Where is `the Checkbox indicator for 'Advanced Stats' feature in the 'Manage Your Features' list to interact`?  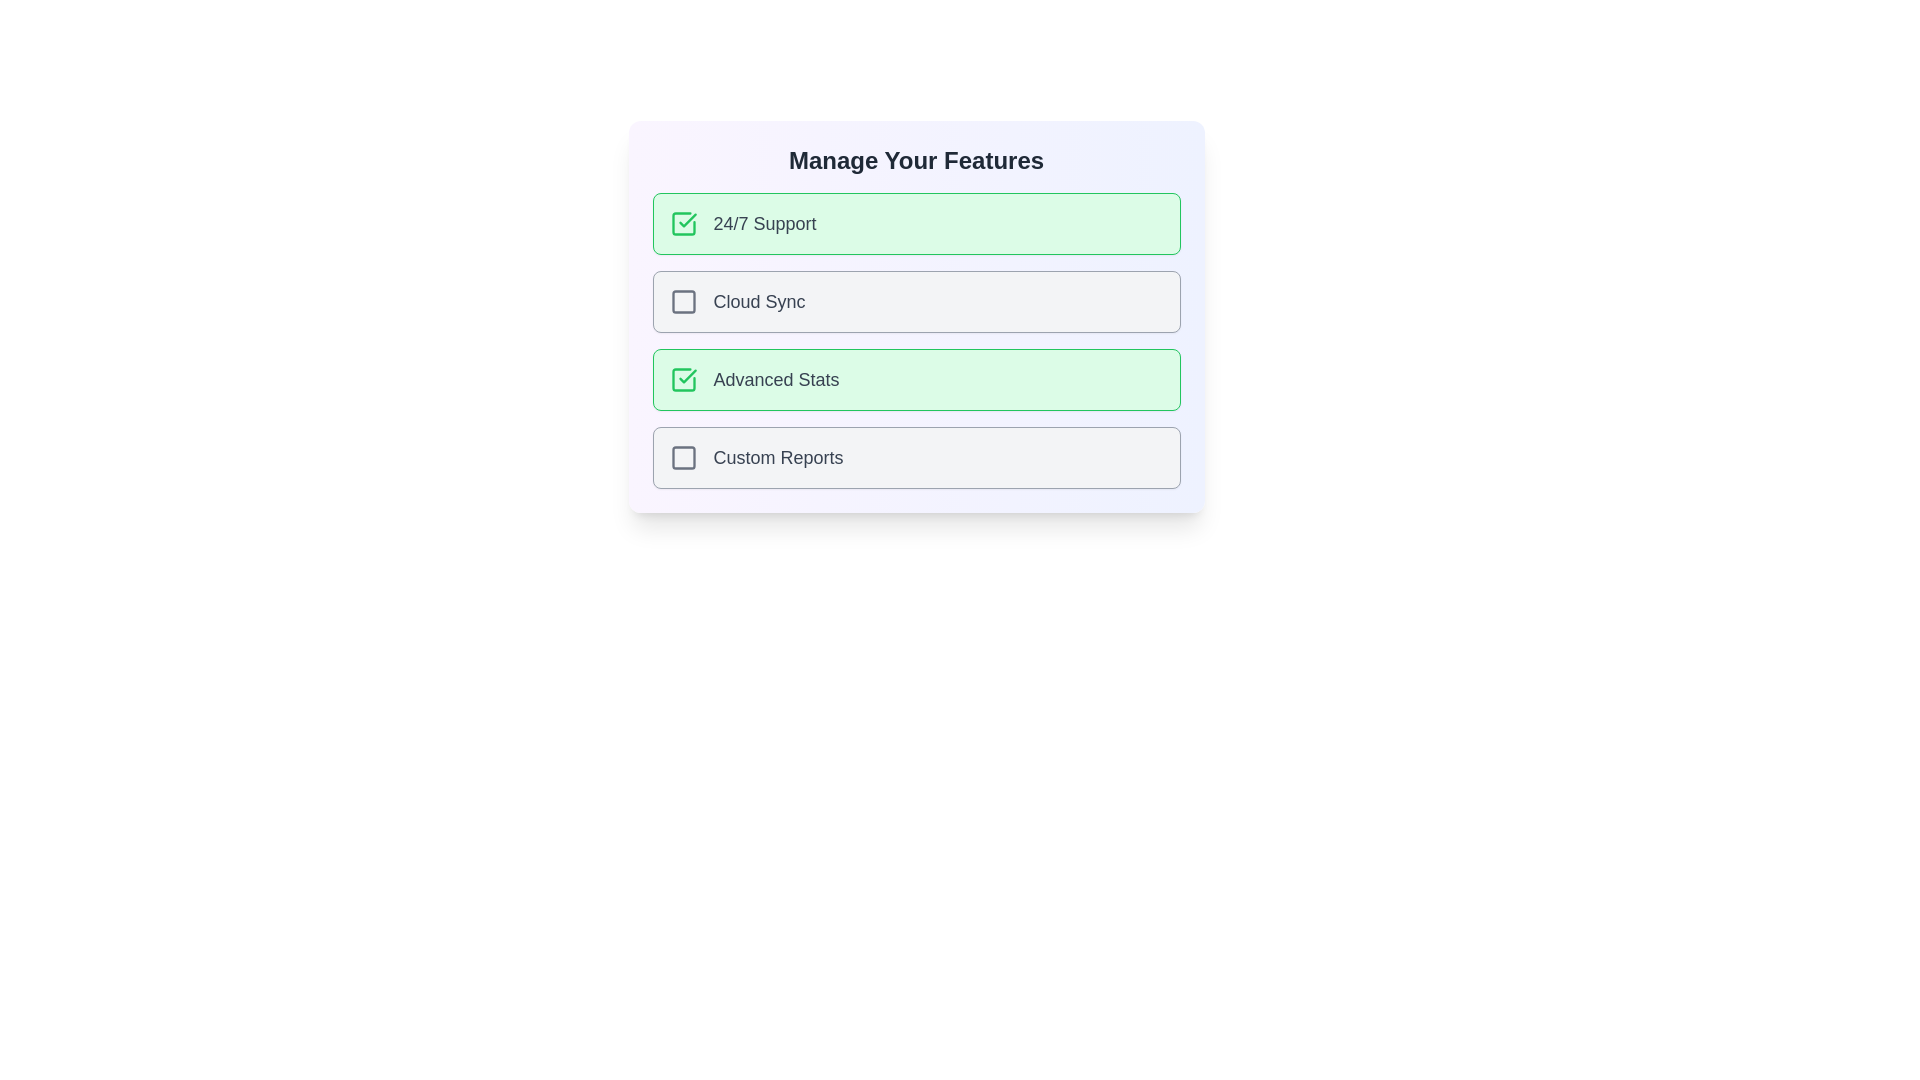 the Checkbox indicator for 'Advanced Stats' feature in the 'Manage Your Features' list to interact is located at coordinates (683, 380).